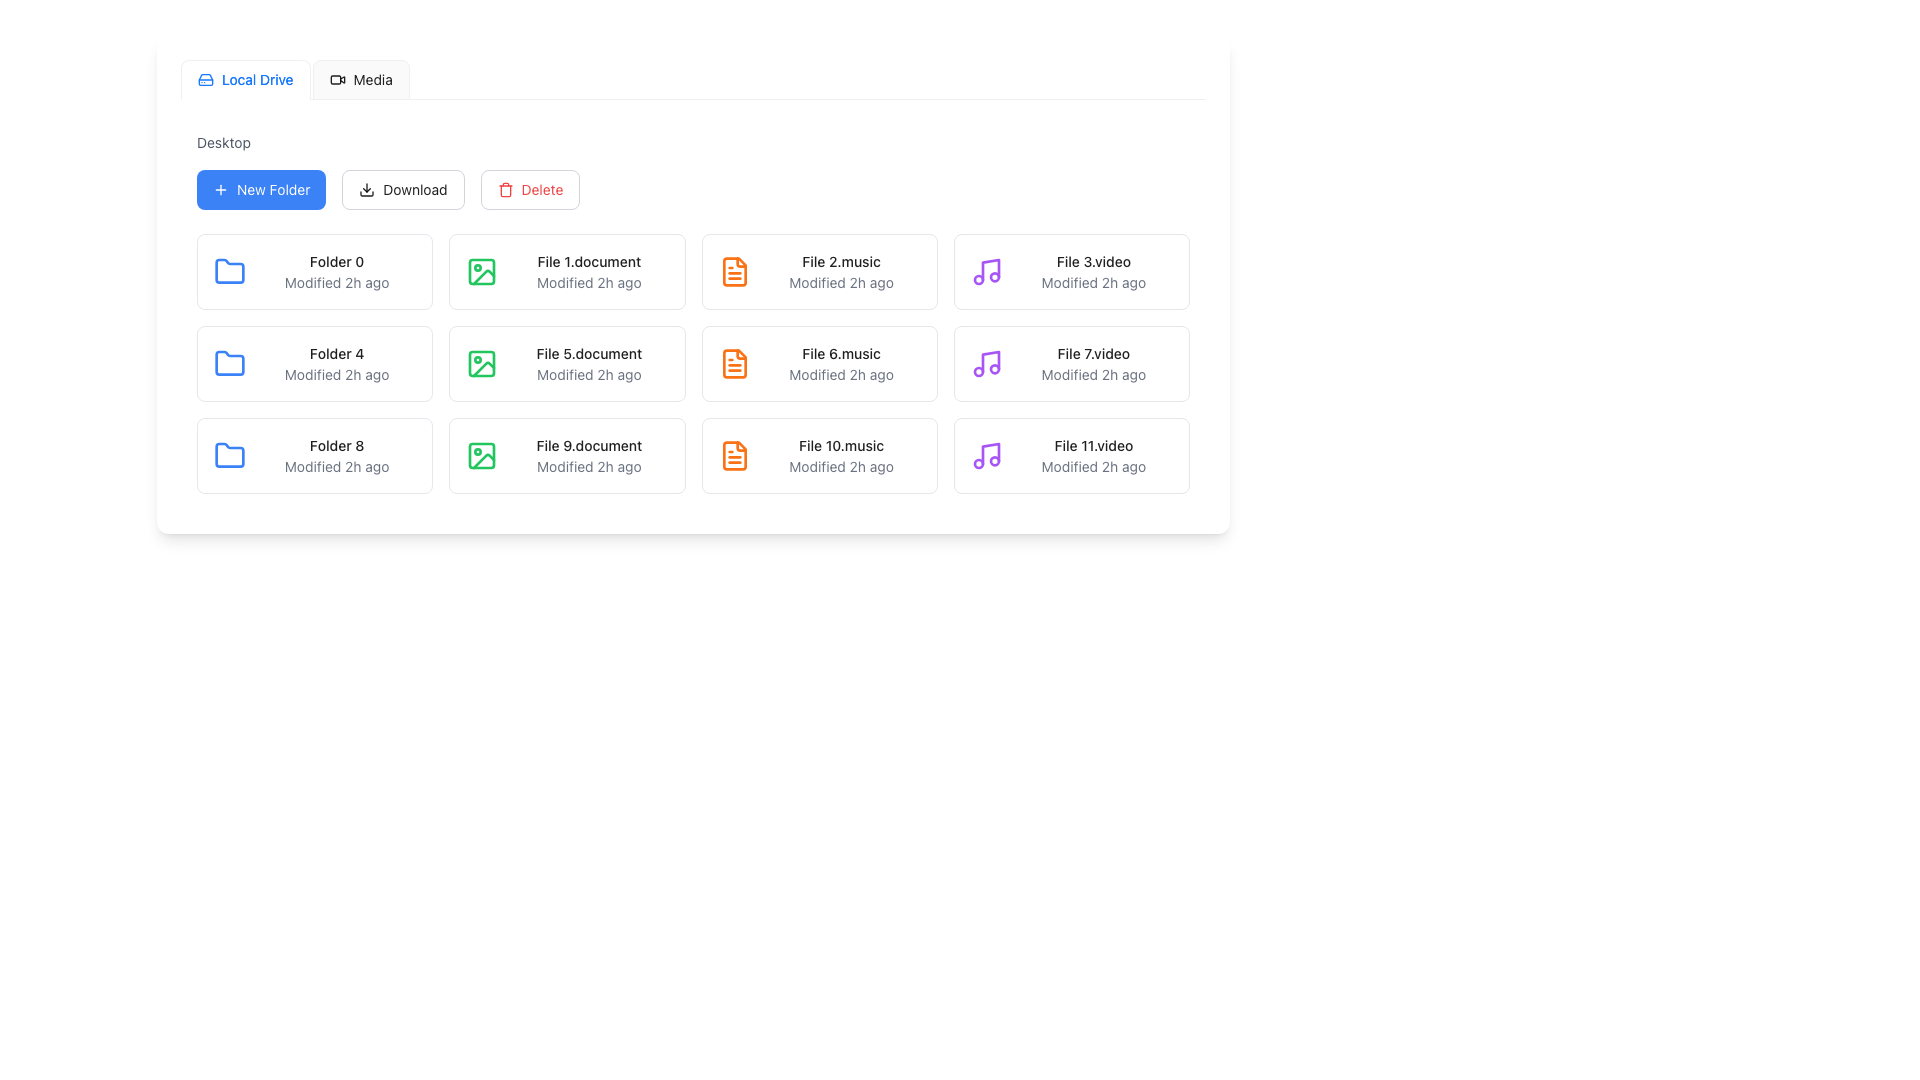 The height and width of the screenshot is (1080, 1920). Describe the element at coordinates (244, 79) in the screenshot. I see `the 'Local Drive' tab, which is the first option in the horizontal tab menu` at that location.